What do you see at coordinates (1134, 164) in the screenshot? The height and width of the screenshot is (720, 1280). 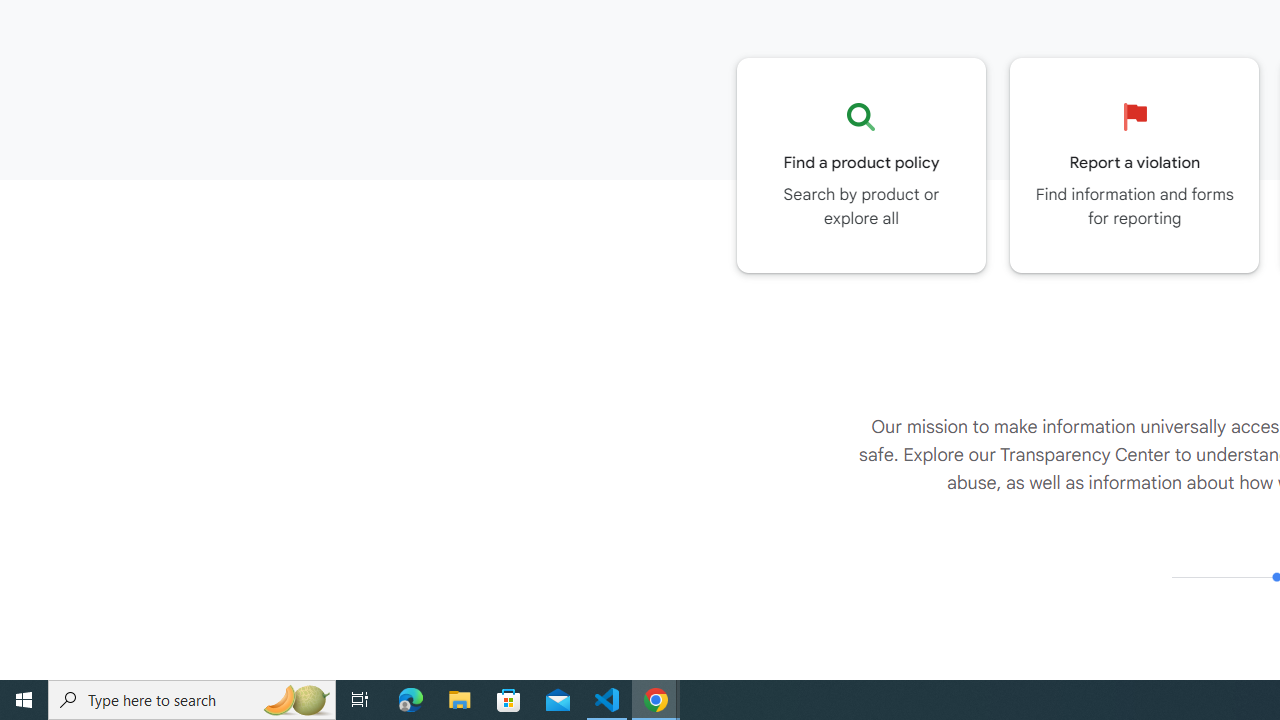 I see `'Go to the Reporting and appeals page'` at bounding box center [1134, 164].